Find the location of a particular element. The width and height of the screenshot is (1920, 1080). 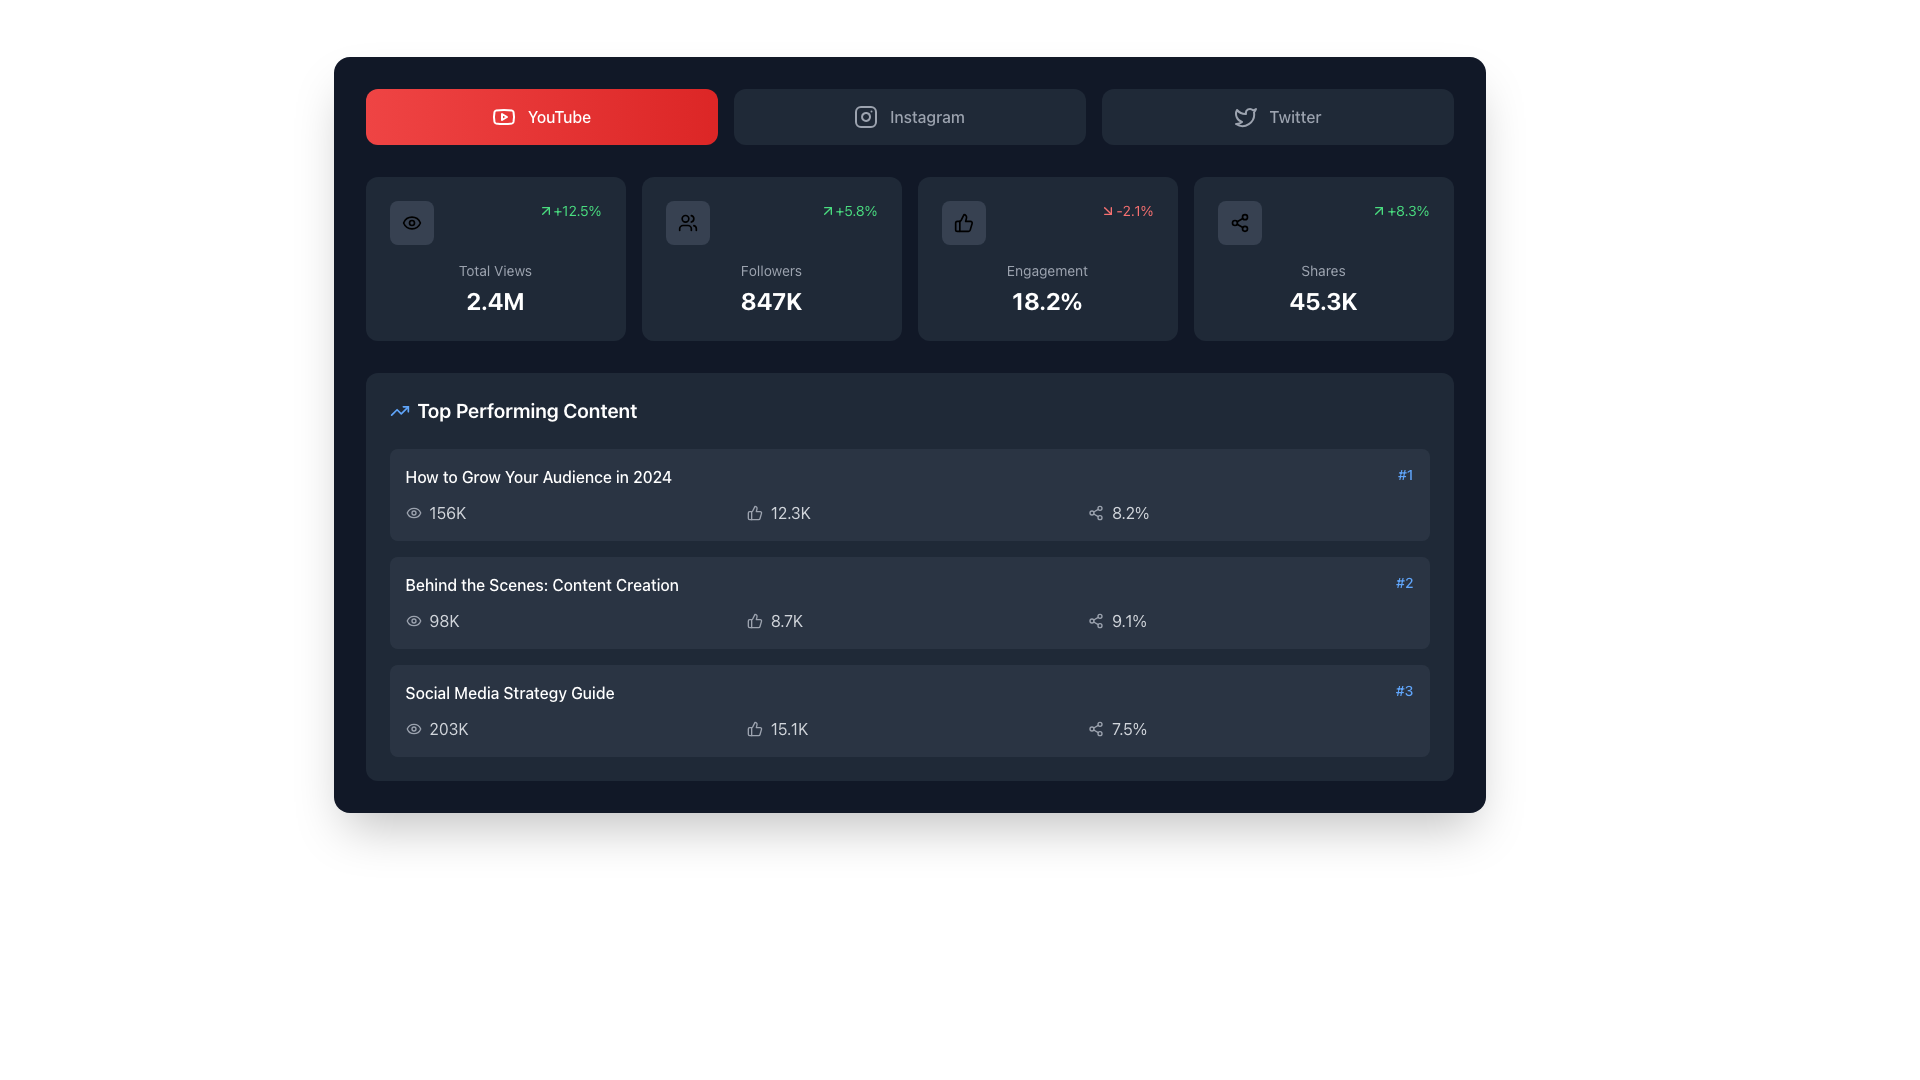

the grid element displaying statistics for 'How to Grow Your Audience in 2024', which includes the values '156K', '12.3K', and '8.2%' with corresponding icons is located at coordinates (908, 512).